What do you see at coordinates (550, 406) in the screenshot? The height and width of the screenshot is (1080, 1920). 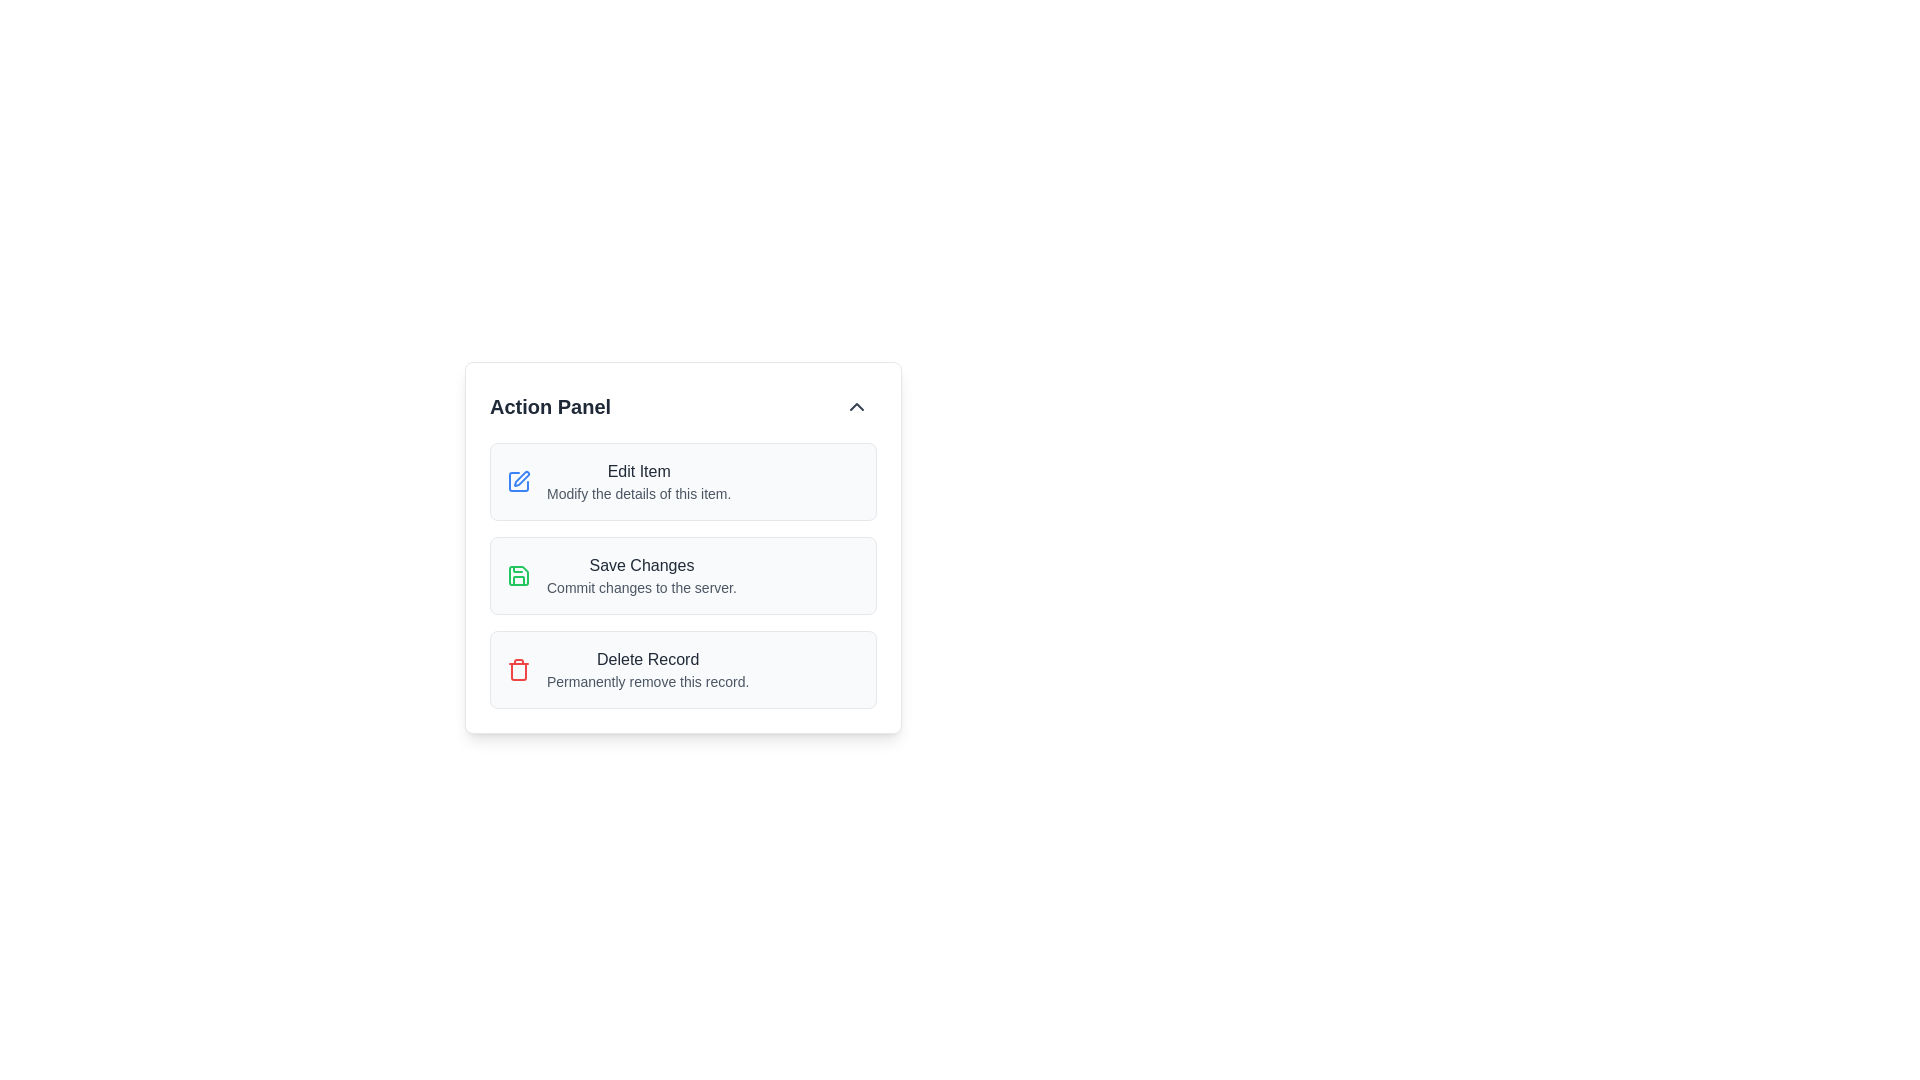 I see `the text label that serves as the title for the card, located at the top-left corner of a white card, preceding the button group with an interactive chevron icon` at bounding box center [550, 406].